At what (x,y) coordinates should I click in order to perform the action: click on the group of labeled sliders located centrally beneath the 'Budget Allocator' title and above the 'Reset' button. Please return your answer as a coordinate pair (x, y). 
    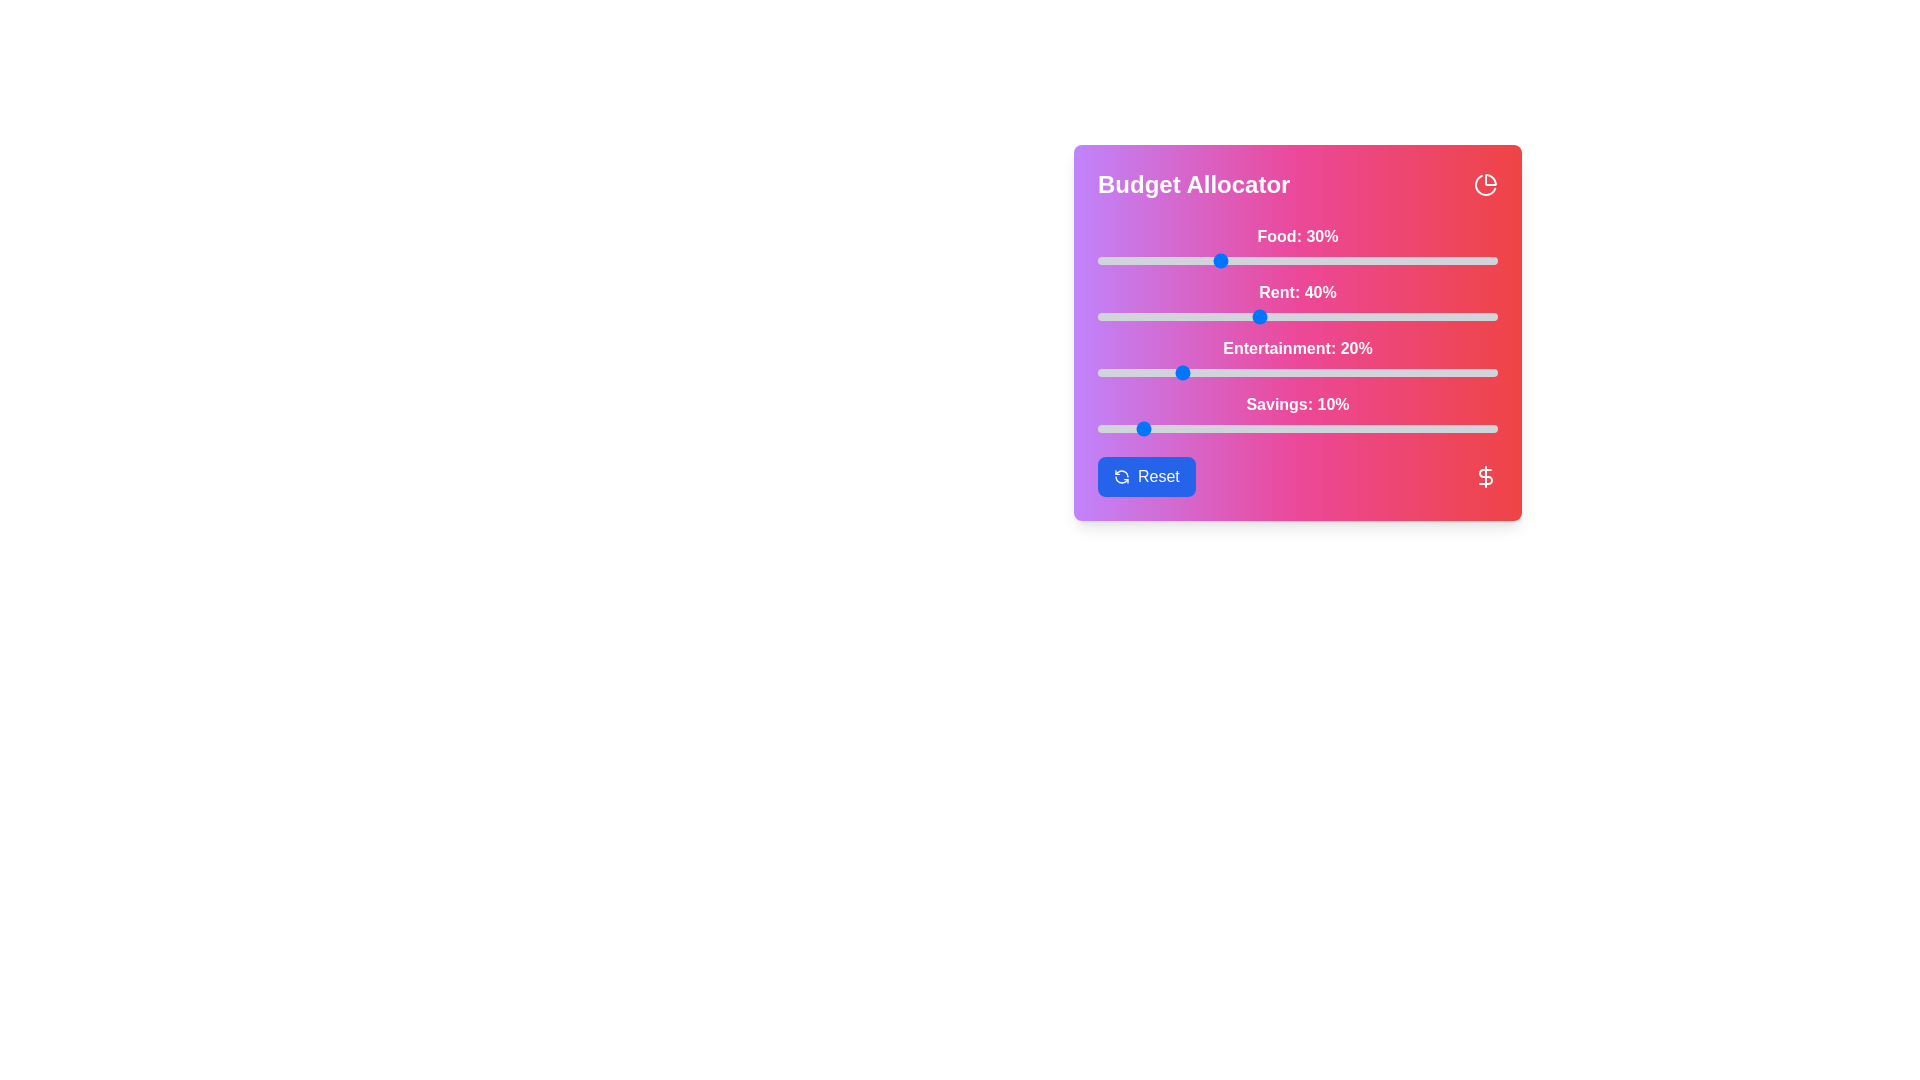
    Looking at the image, I should click on (1297, 327).